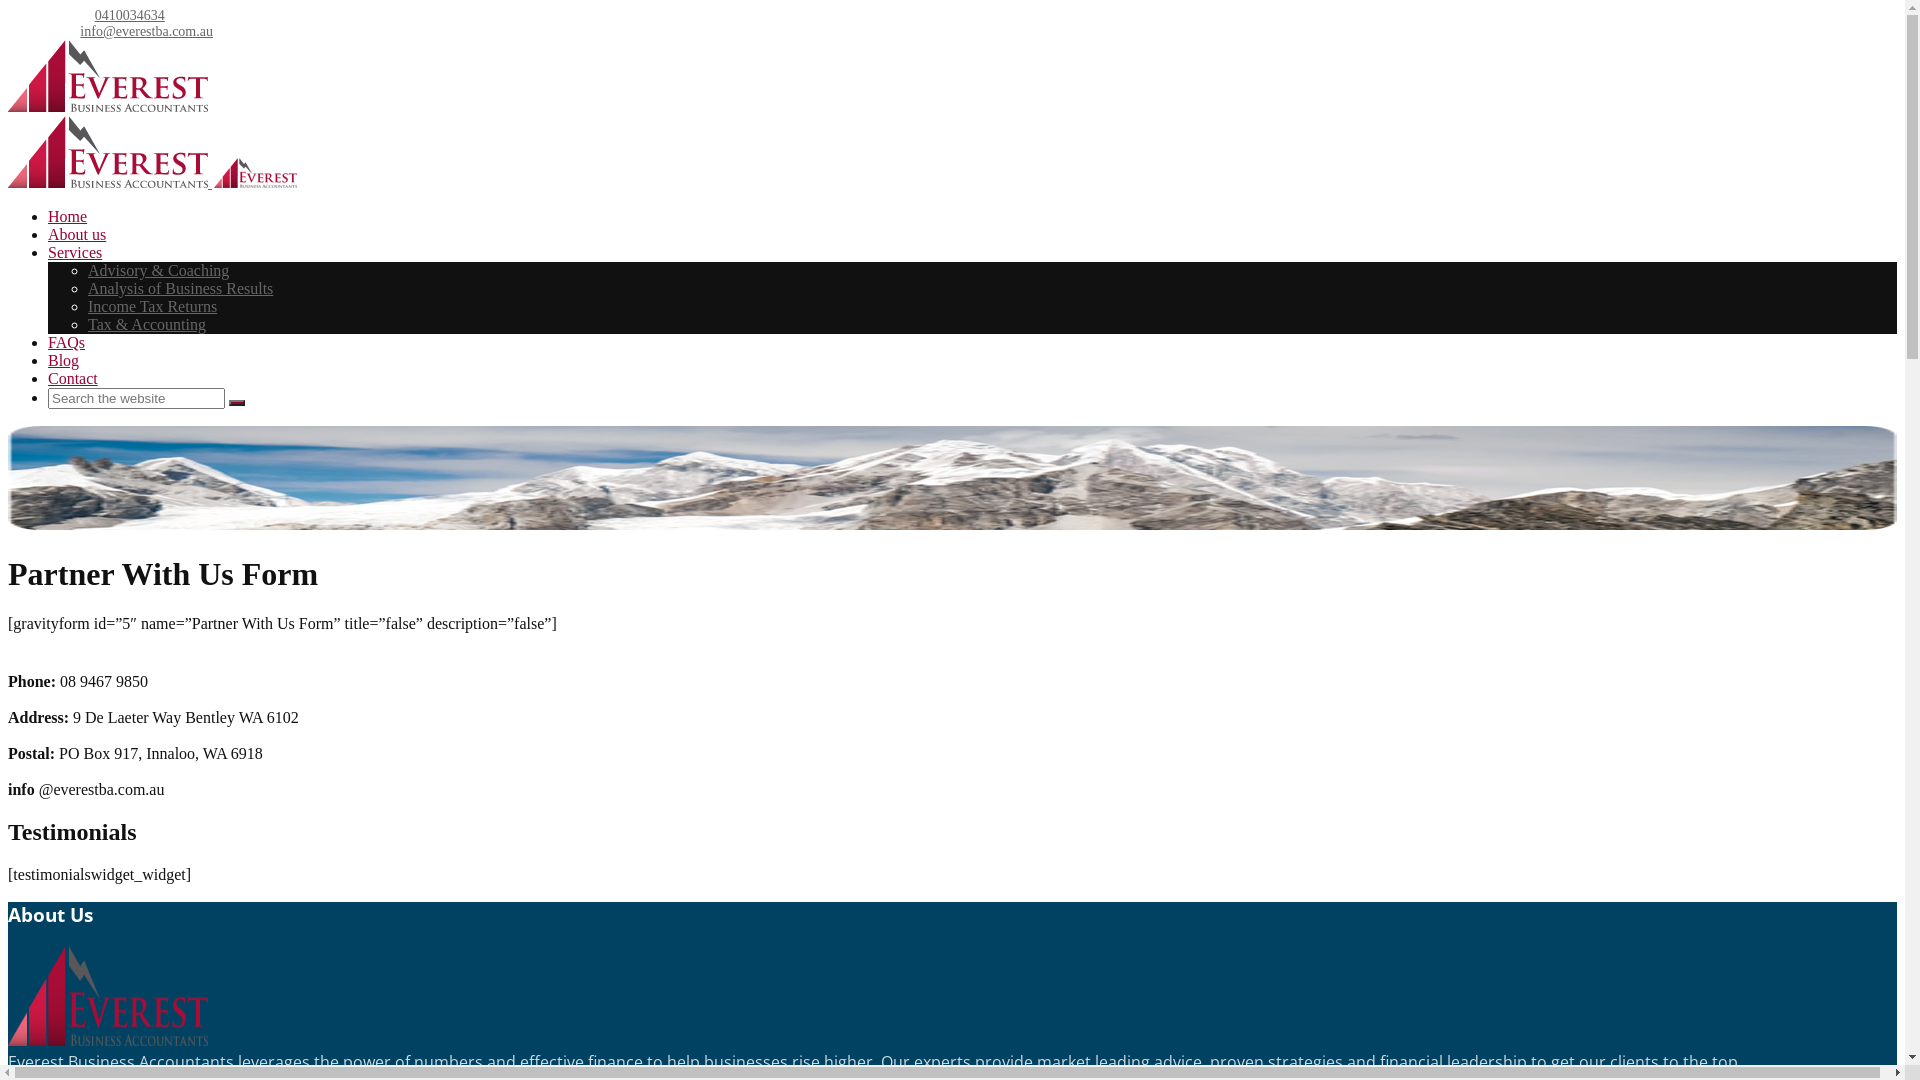 Image resolution: width=1920 pixels, height=1080 pixels. I want to click on 'FAQs', so click(48, 341).